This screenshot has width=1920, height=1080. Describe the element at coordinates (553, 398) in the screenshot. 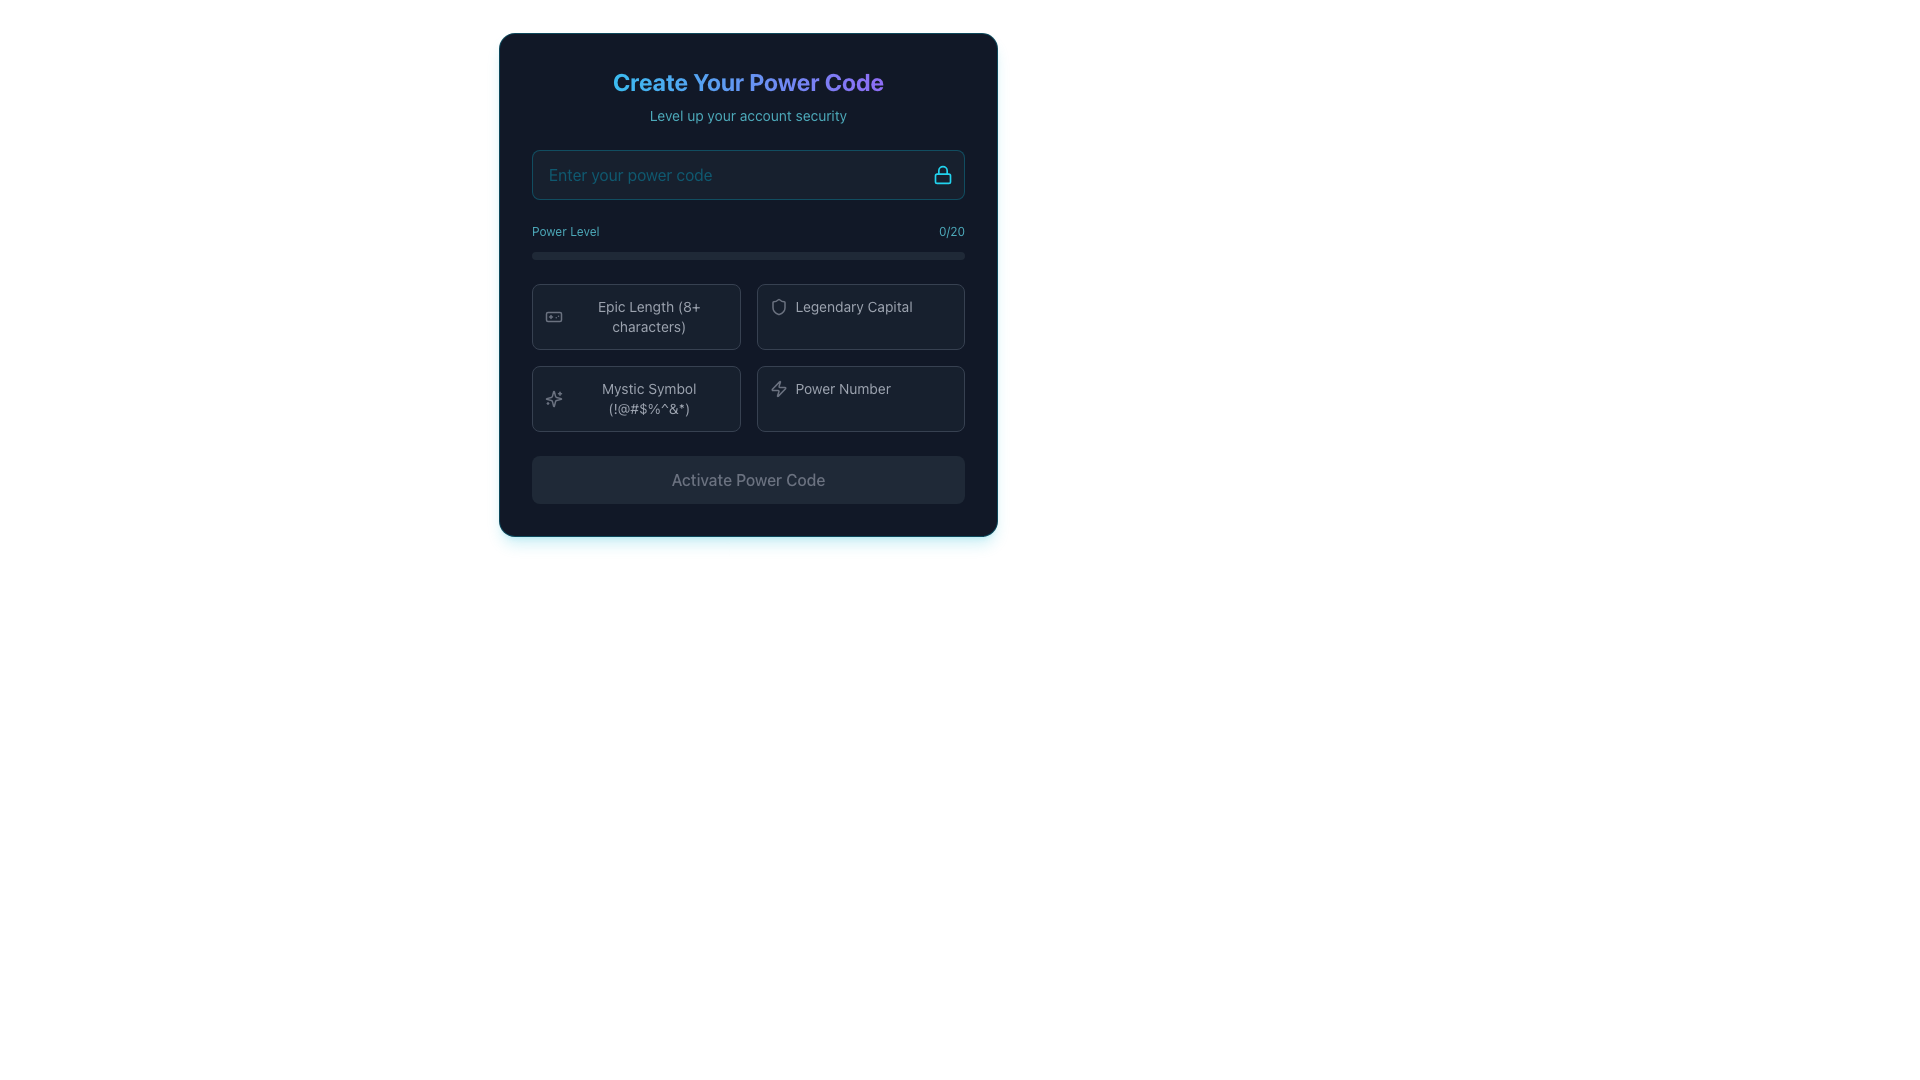

I see `the gray sparkles icon located to the left of the text 'Mystic Symbol (!@#$%^&*)'` at that location.